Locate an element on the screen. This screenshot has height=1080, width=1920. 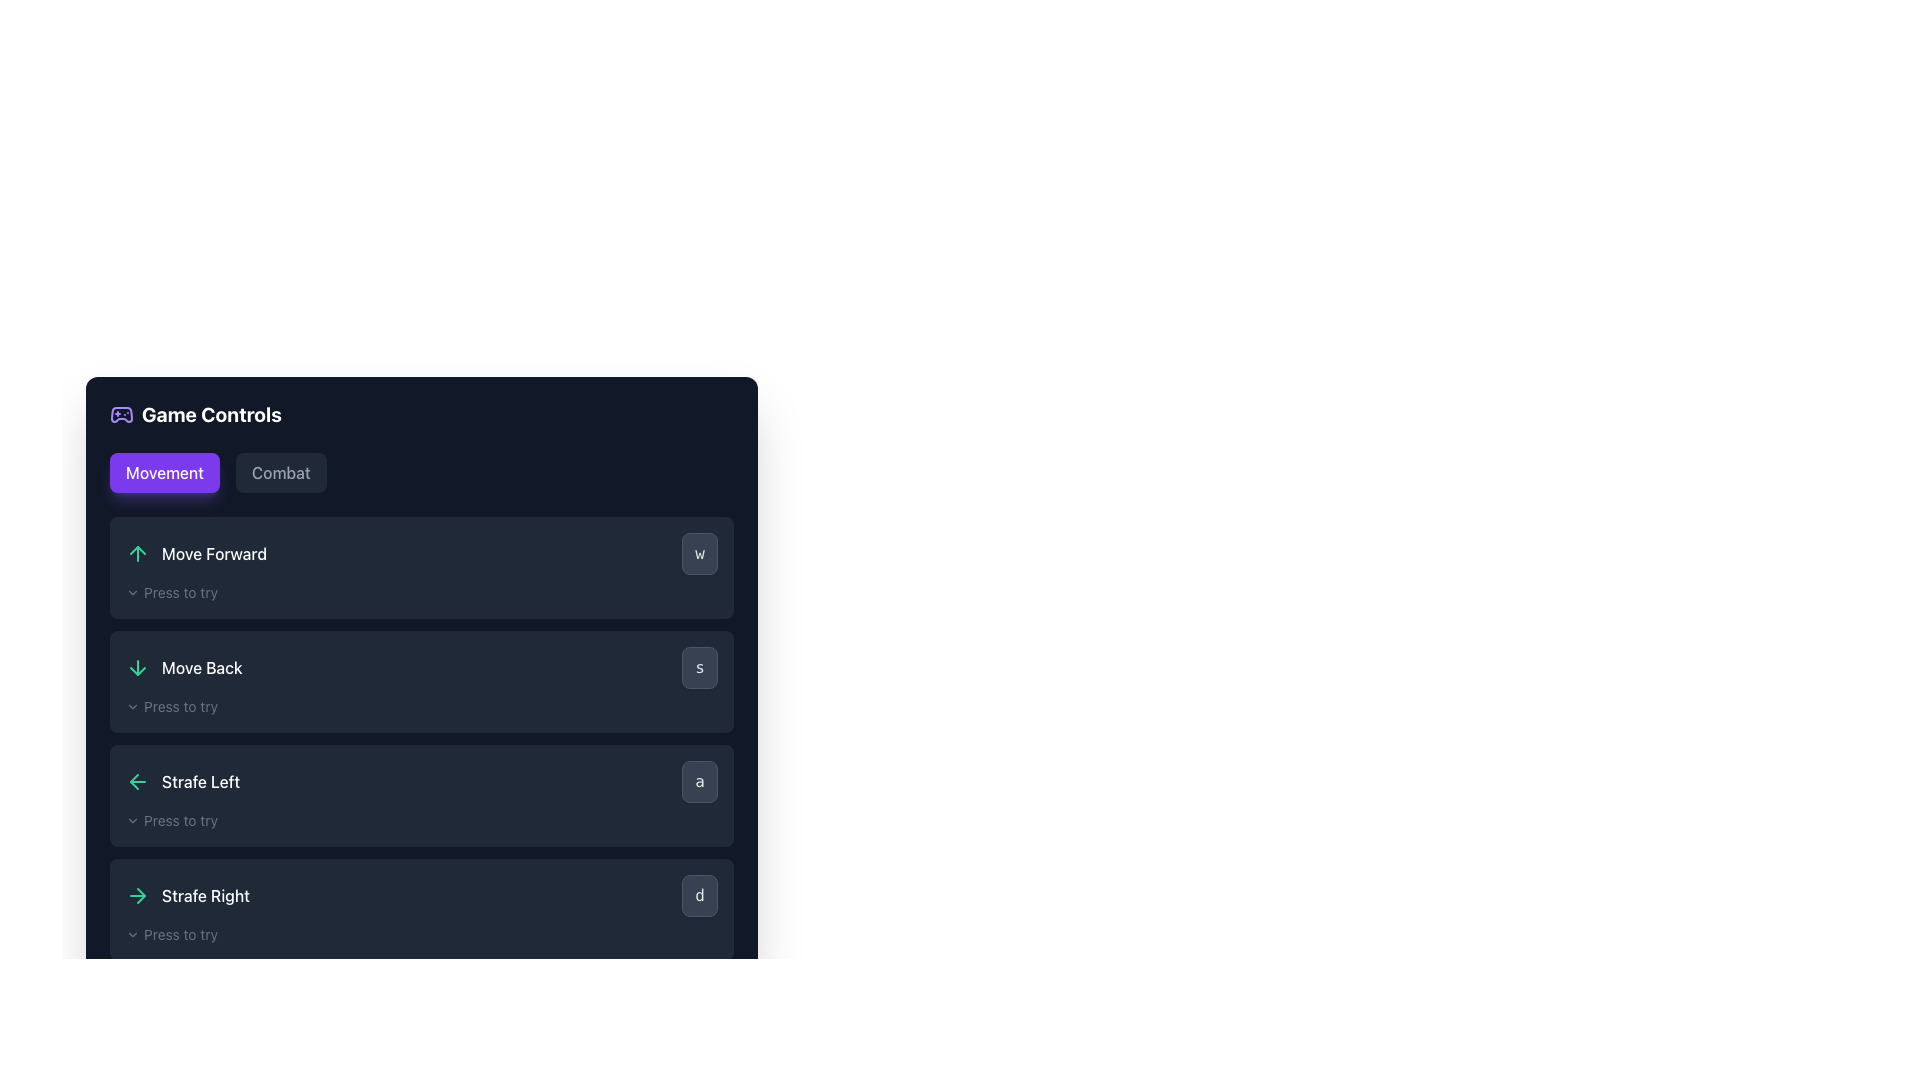
text label displaying 'Strafe Right', which is the last text label in the vertical list of movement controls, positioned against a dark background is located at coordinates (206, 894).